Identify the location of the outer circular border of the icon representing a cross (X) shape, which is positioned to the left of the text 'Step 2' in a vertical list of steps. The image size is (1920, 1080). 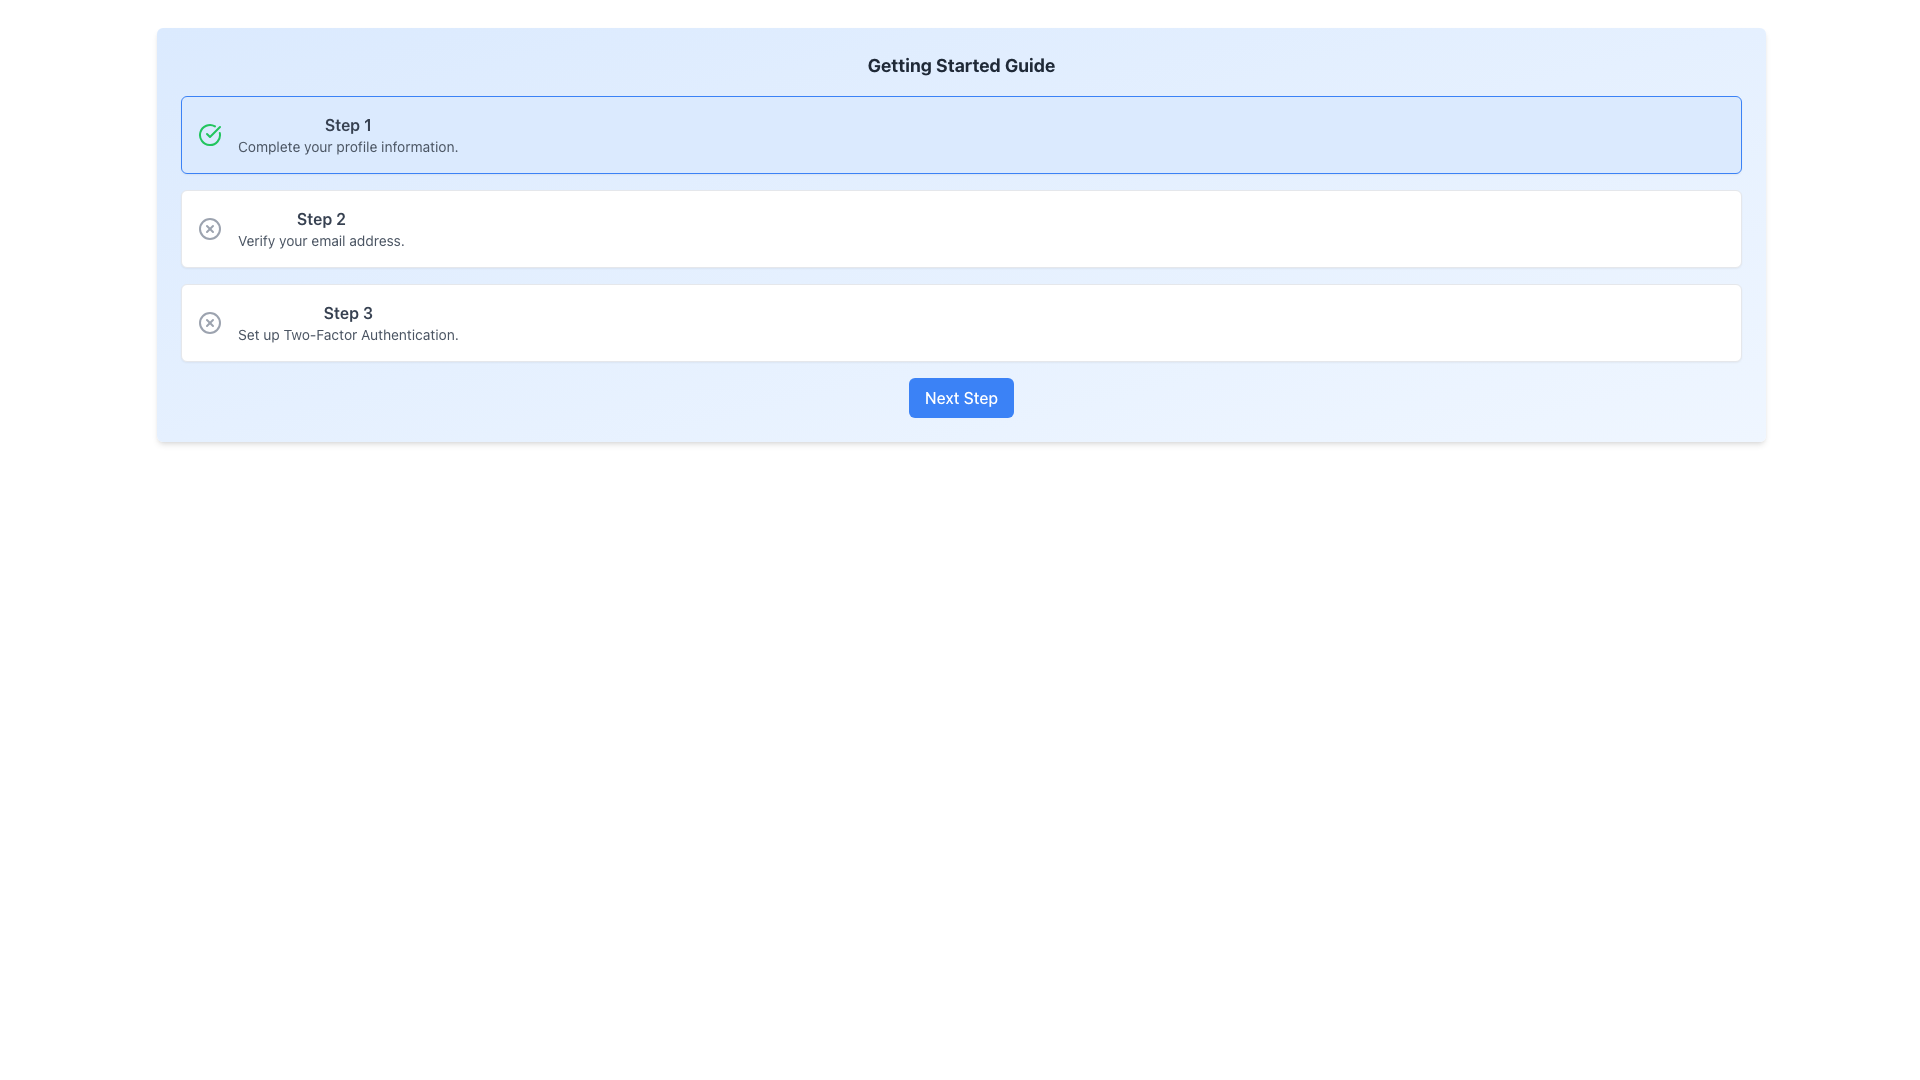
(210, 227).